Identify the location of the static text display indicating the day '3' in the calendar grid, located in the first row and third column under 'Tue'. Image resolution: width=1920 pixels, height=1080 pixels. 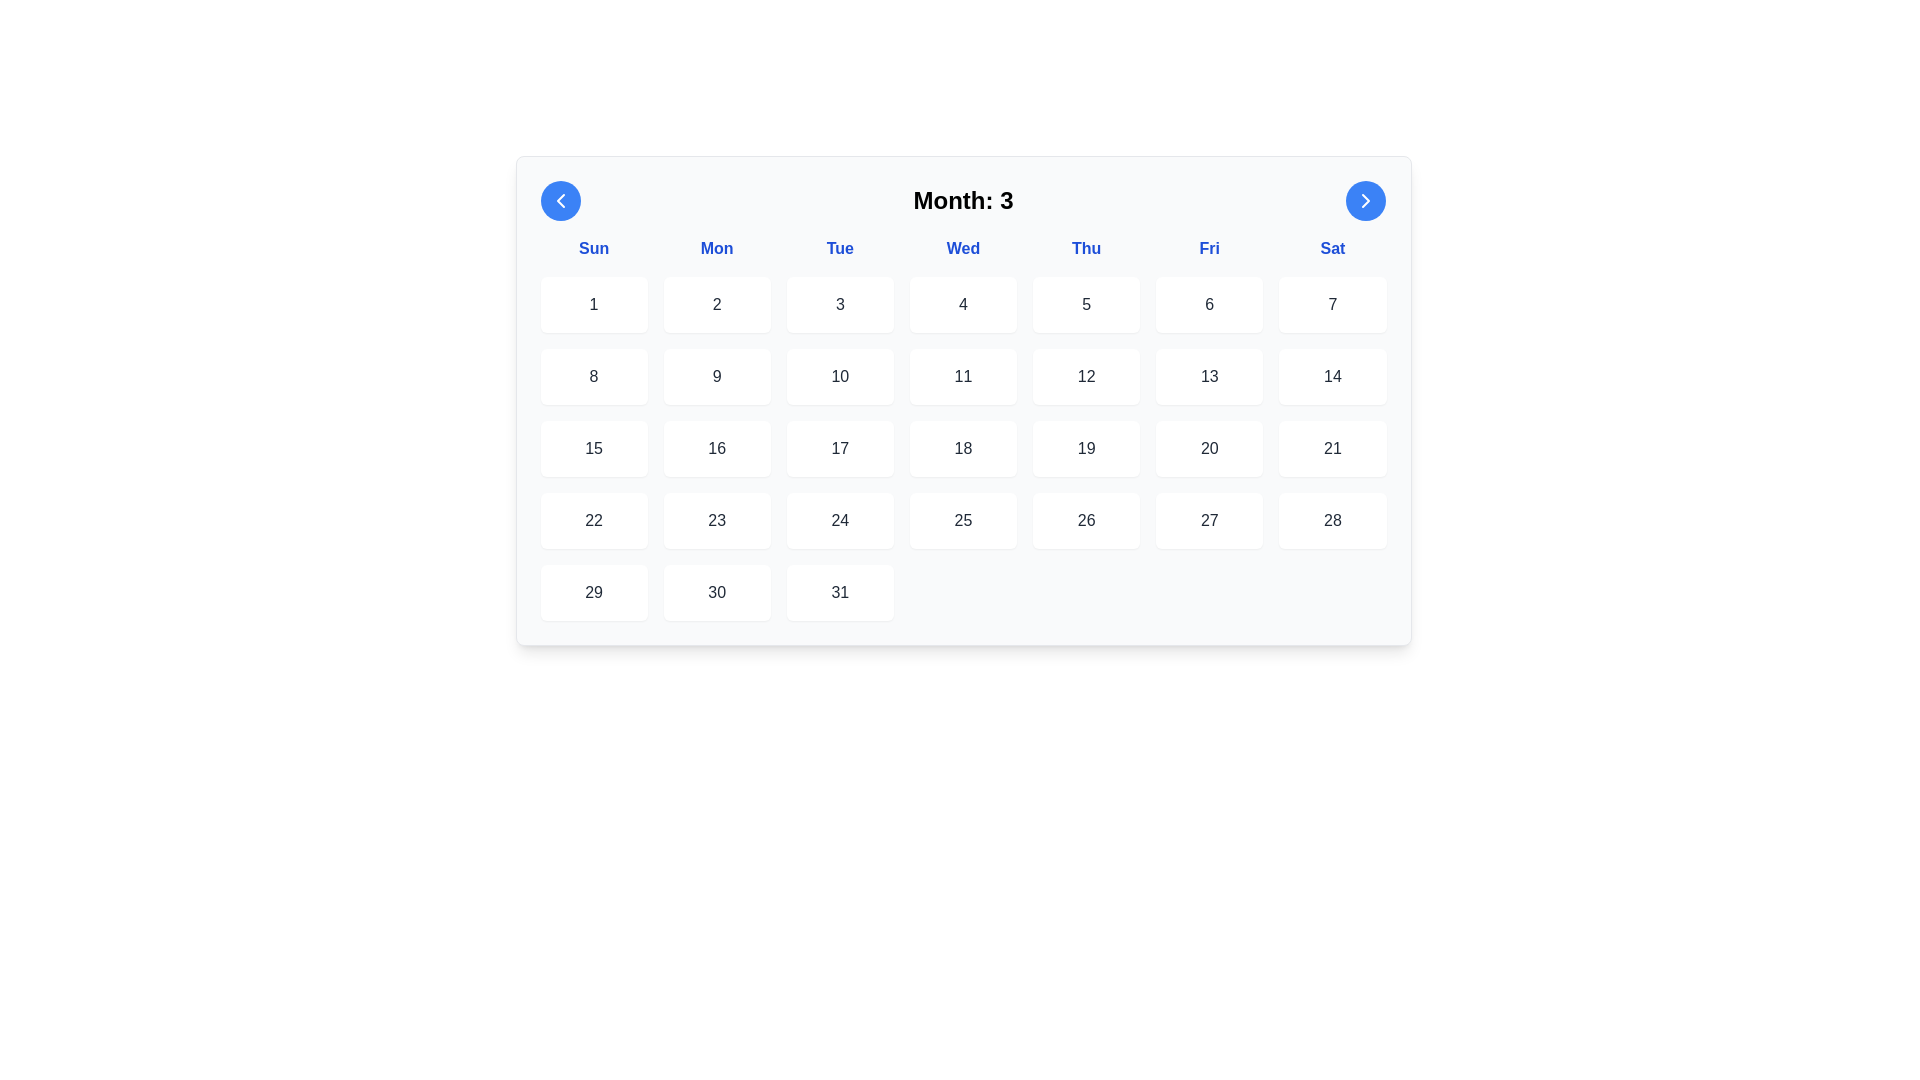
(840, 304).